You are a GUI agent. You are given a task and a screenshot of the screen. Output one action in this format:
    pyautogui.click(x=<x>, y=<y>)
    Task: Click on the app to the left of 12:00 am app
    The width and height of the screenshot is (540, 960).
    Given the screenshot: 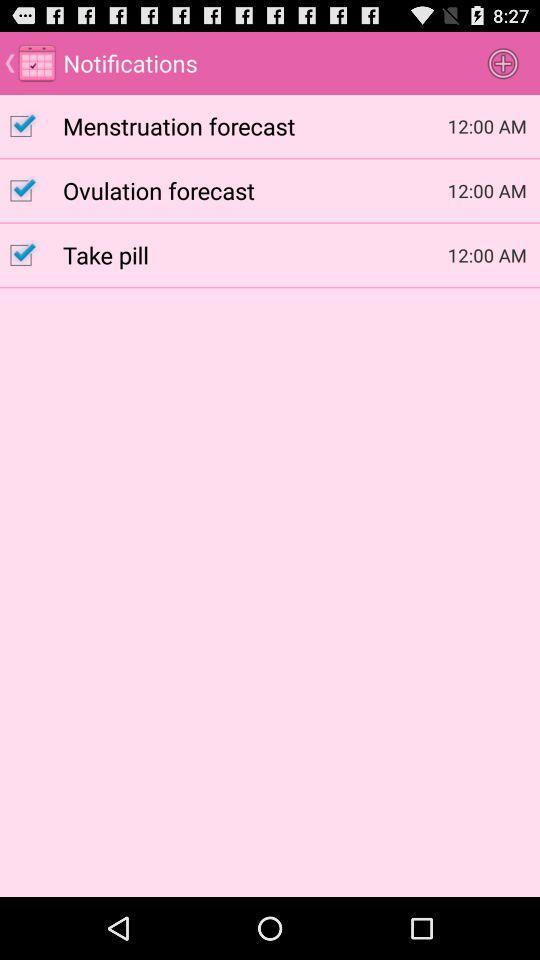 What is the action you would take?
    pyautogui.click(x=255, y=253)
    